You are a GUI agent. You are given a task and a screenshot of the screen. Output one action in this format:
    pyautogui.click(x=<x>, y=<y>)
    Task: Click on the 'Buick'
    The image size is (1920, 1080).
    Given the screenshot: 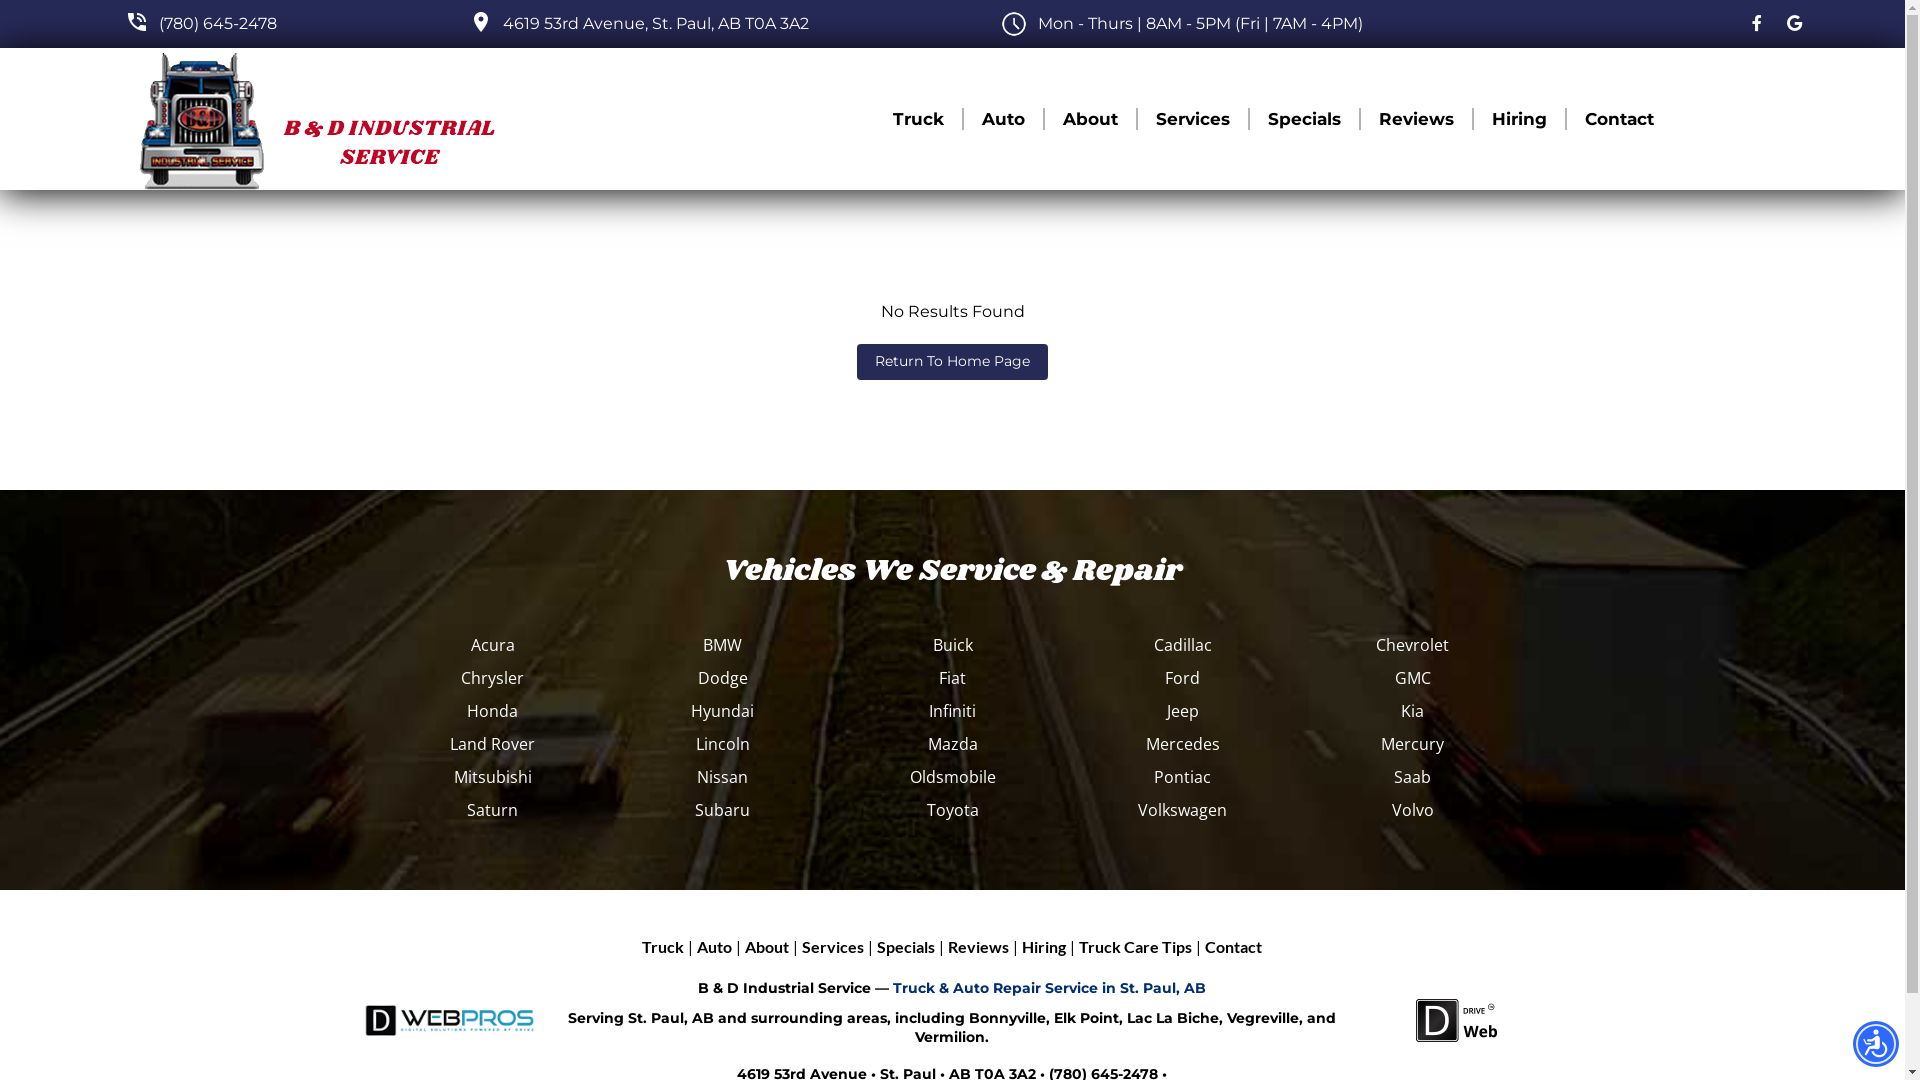 What is the action you would take?
    pyautogui.click(x=952, y=644)
    